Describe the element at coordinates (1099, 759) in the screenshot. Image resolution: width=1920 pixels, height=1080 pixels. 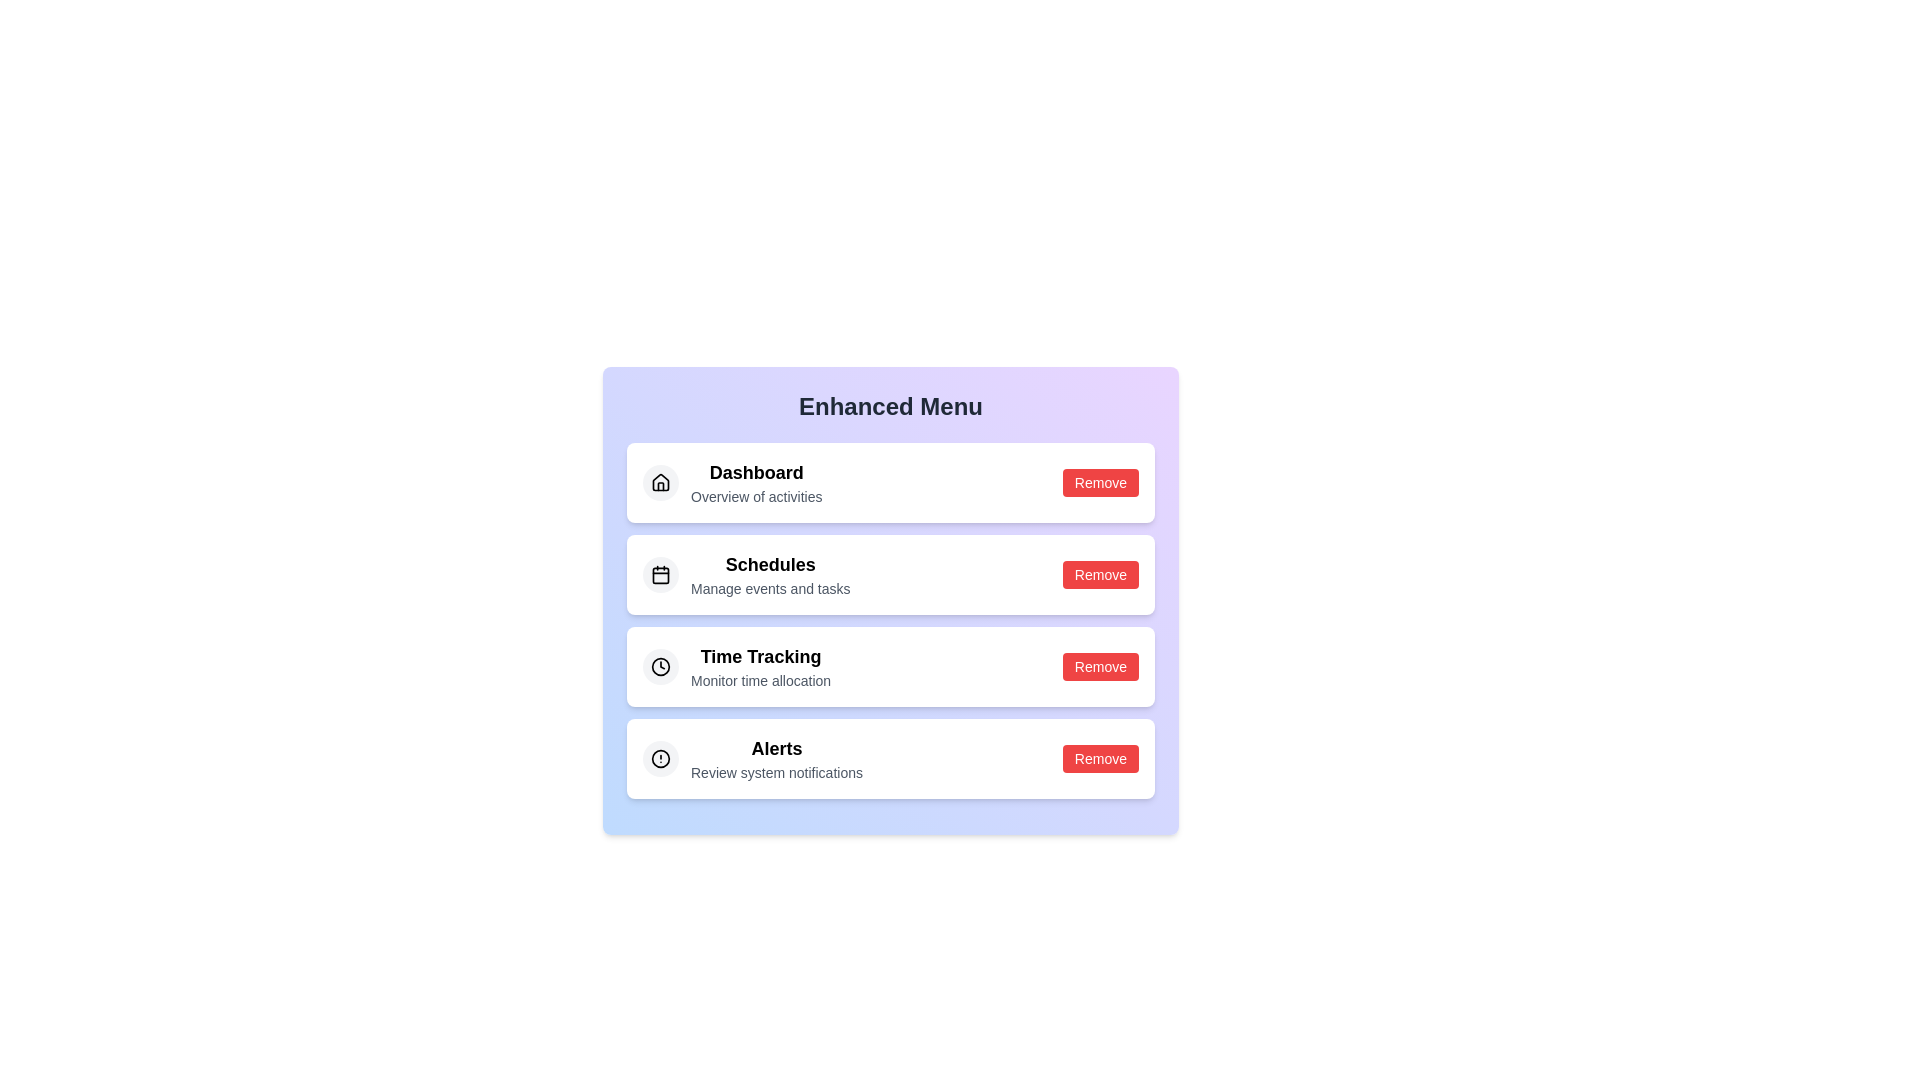
I see `the 'Remove' button for the item with title Alerts` at that location.